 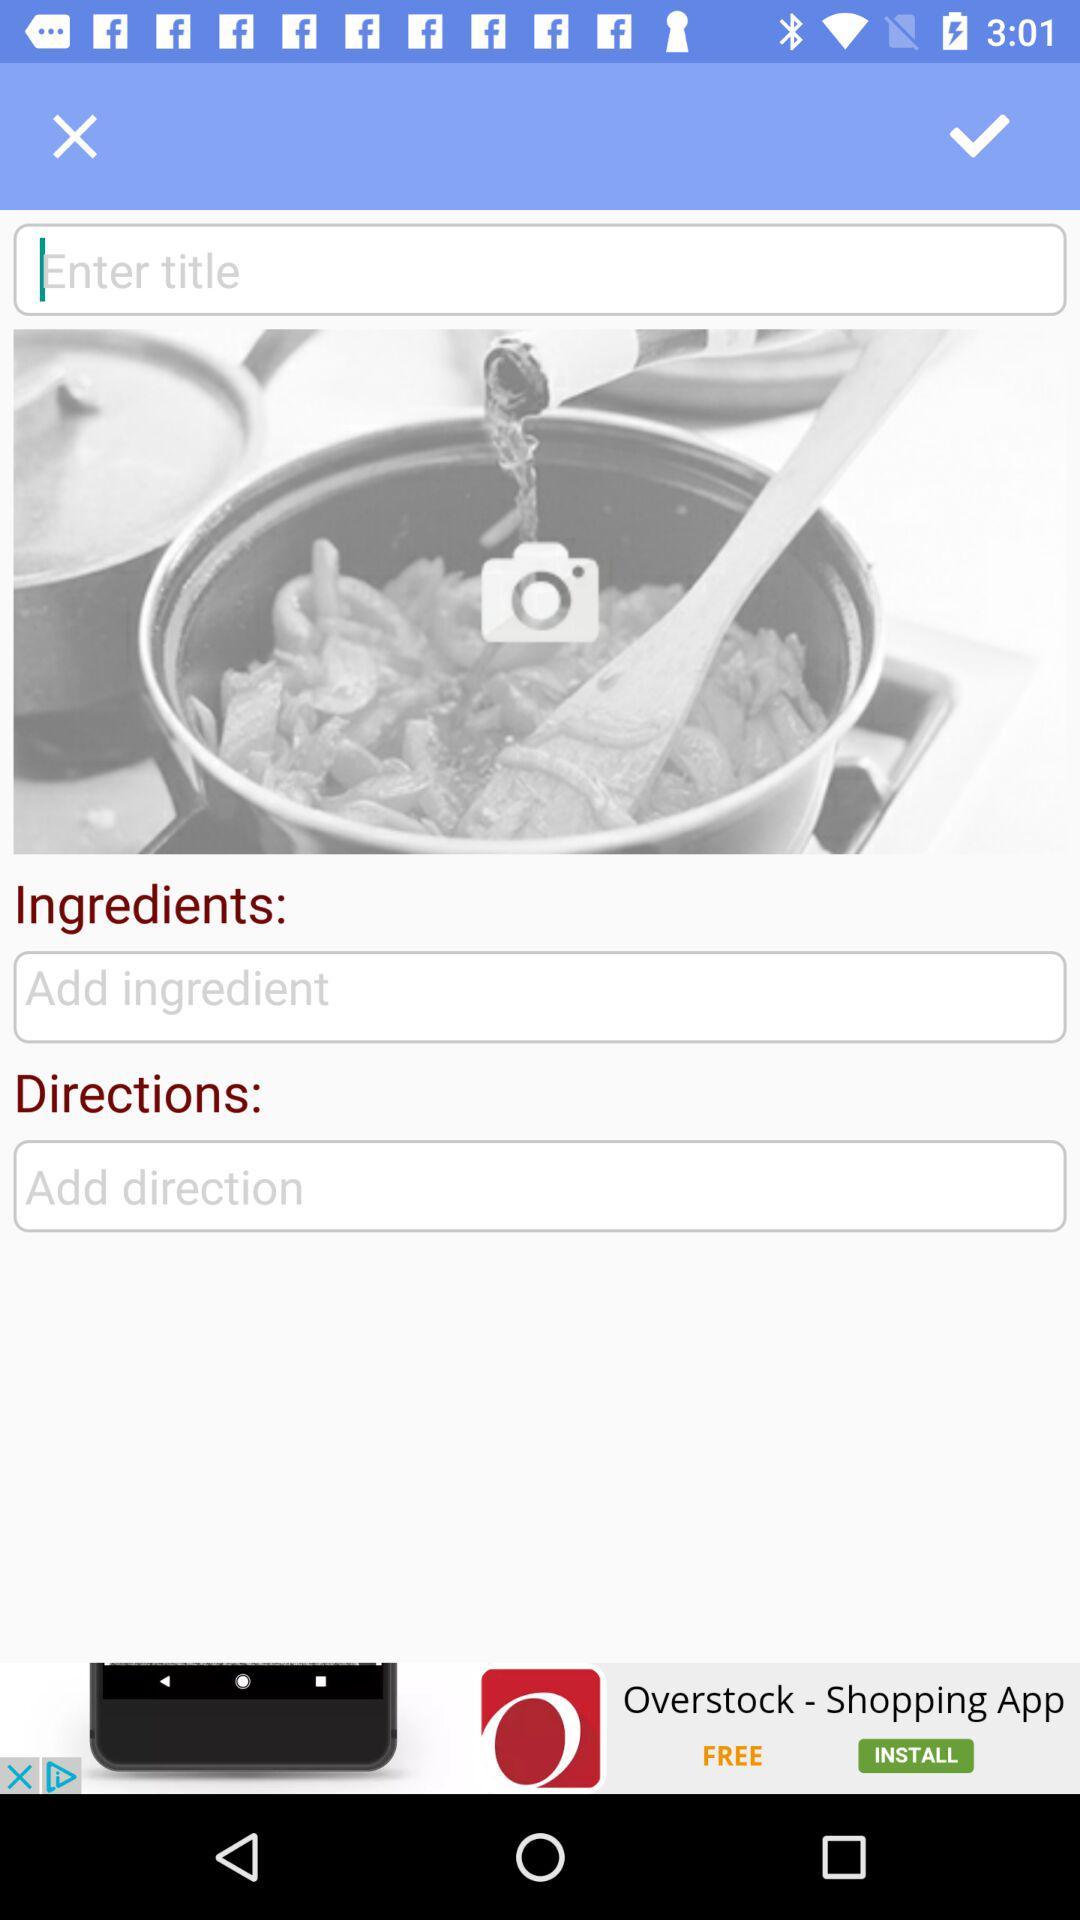 What do you see at coordinates (73, 135) in the screenshot?
I see `close button` at bounding box center [73, 135].